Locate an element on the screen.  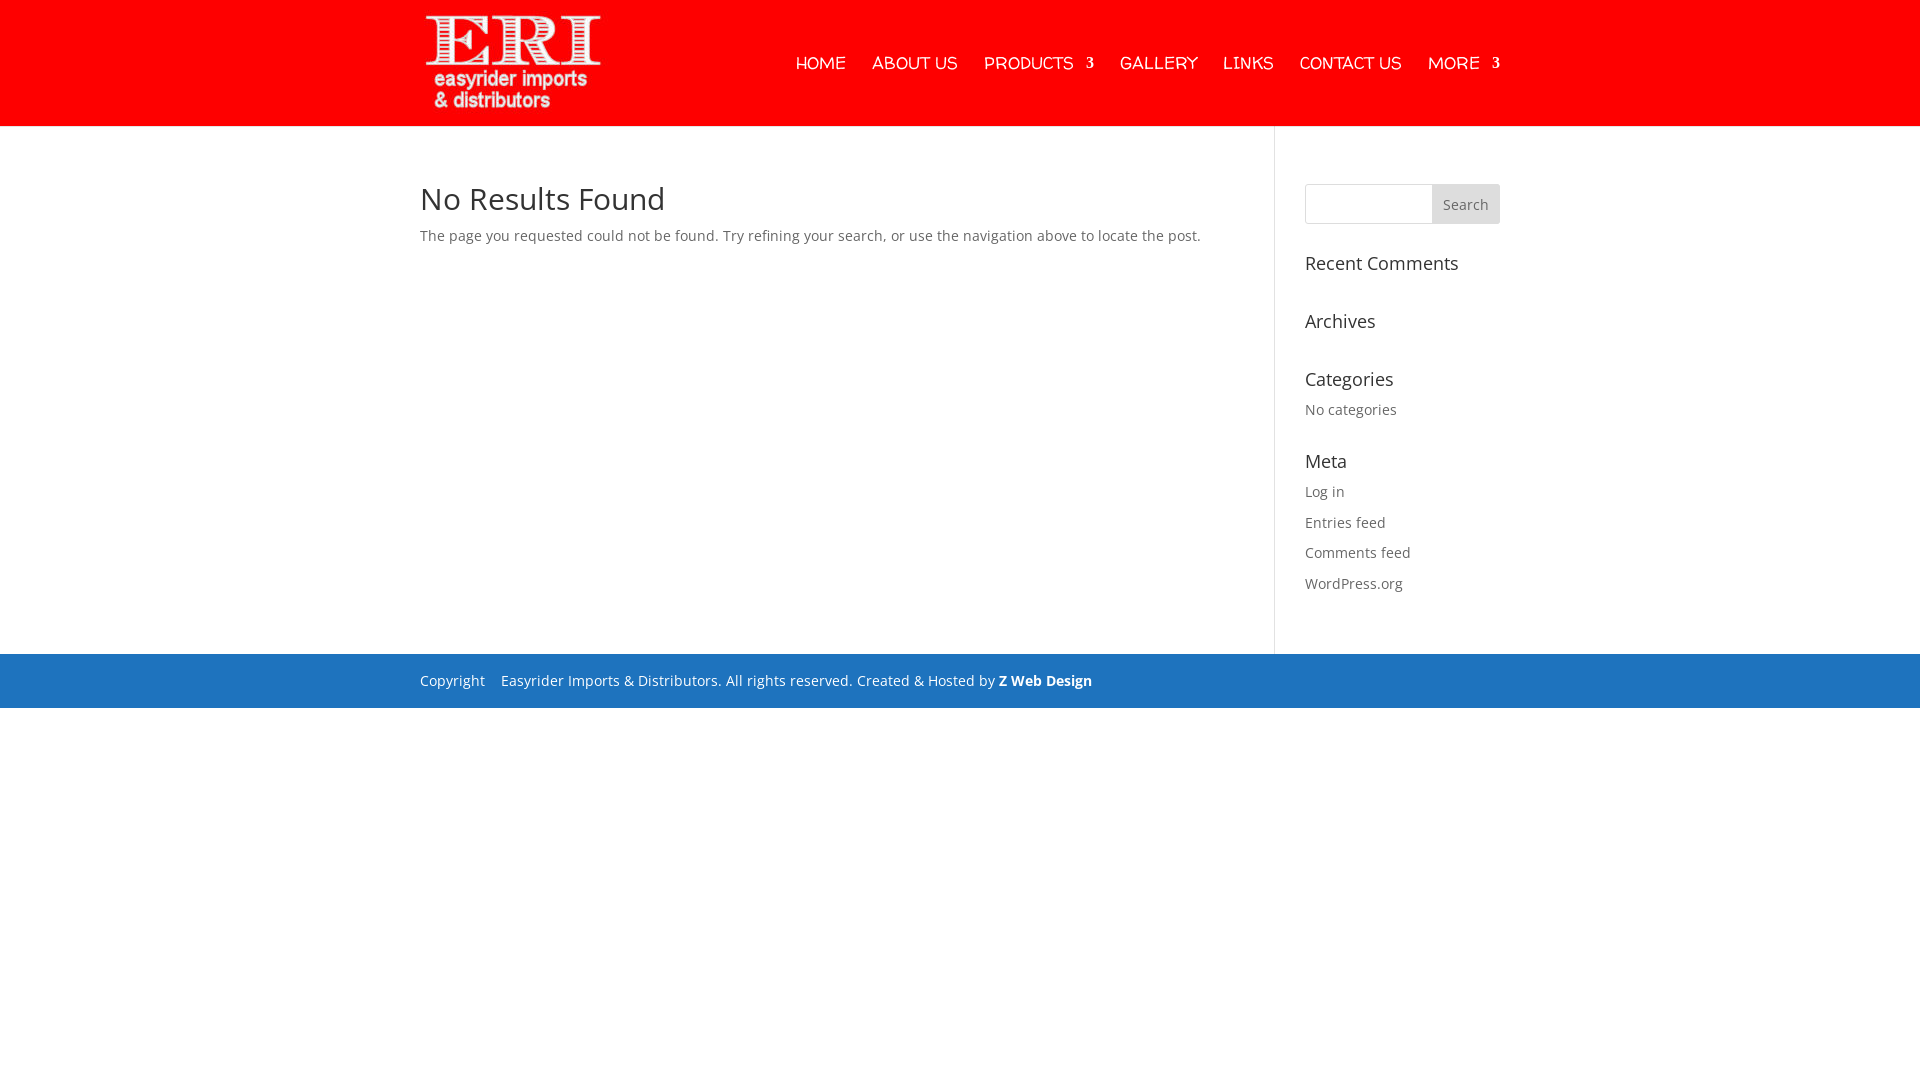
'LINKS' is located at coordinates (1222, 91).